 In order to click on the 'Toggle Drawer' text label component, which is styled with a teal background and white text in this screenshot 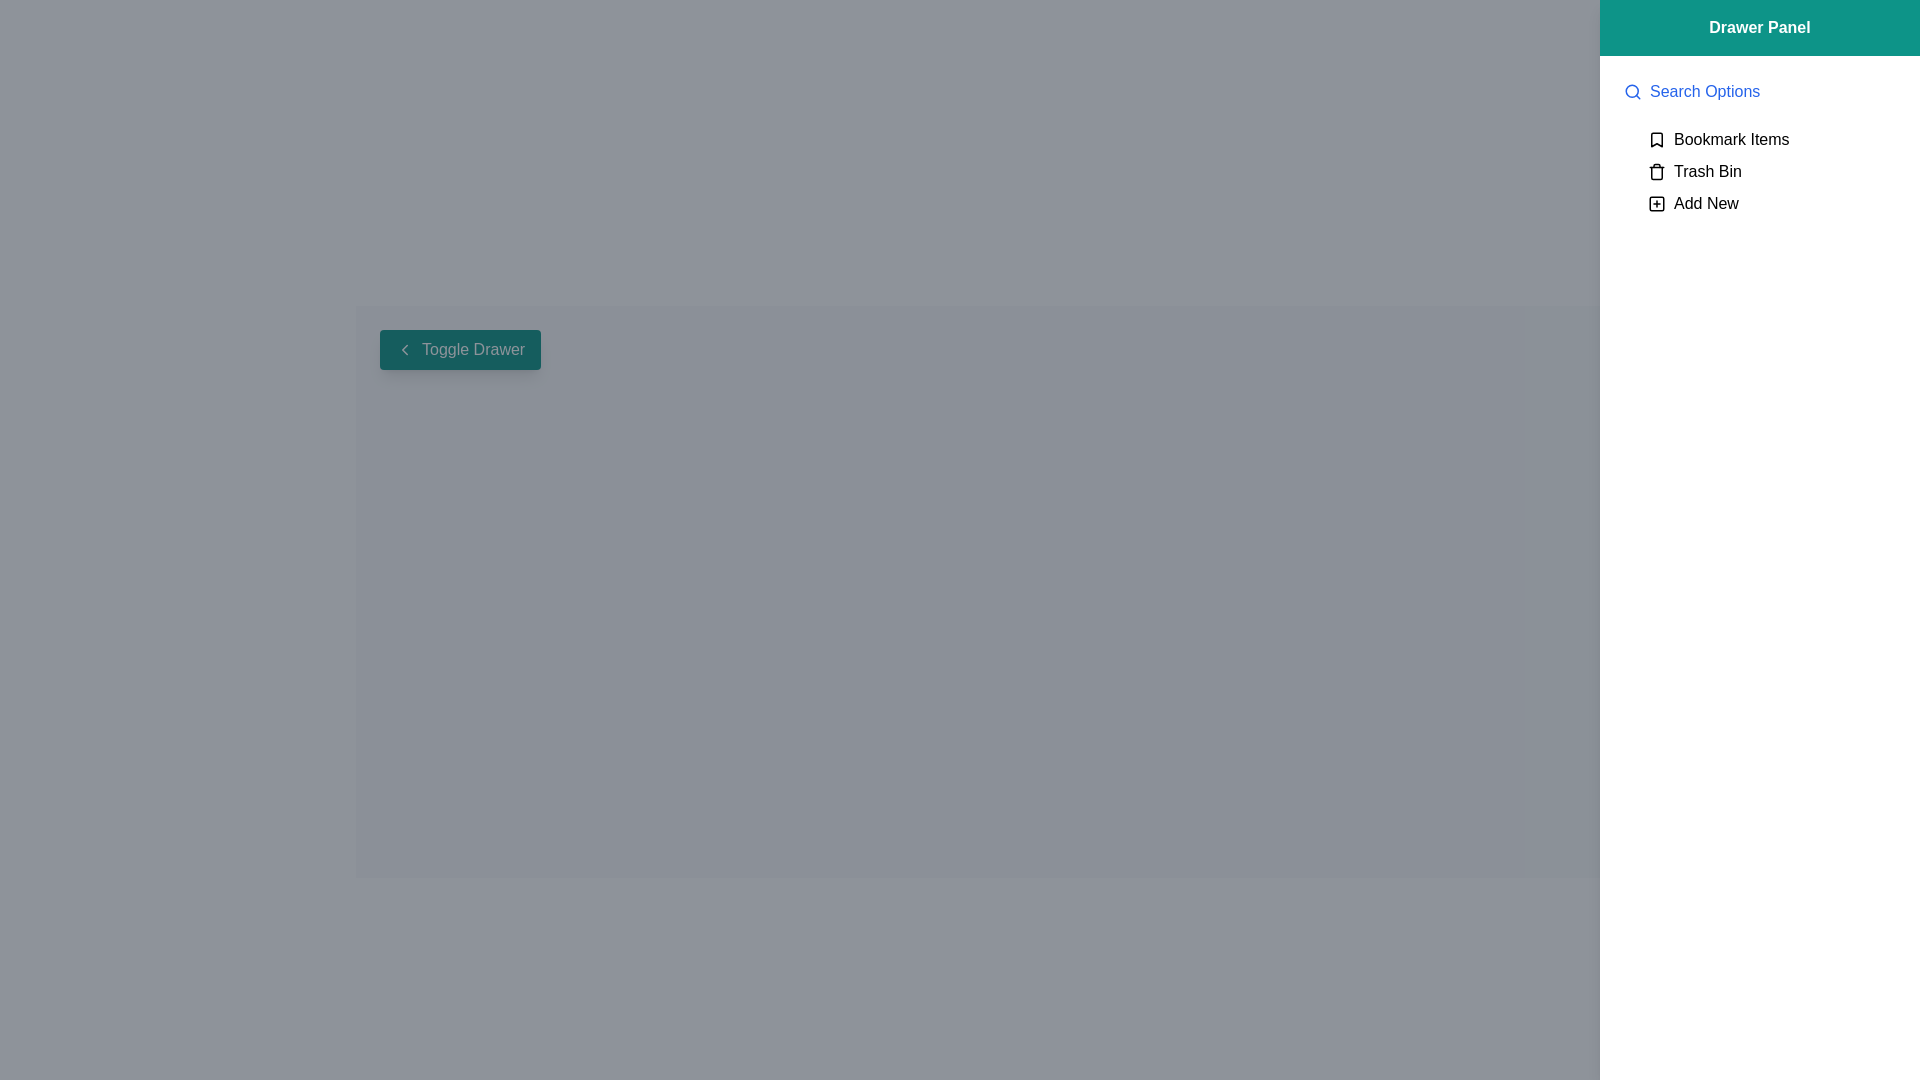, I will do `click(472, 349)`.